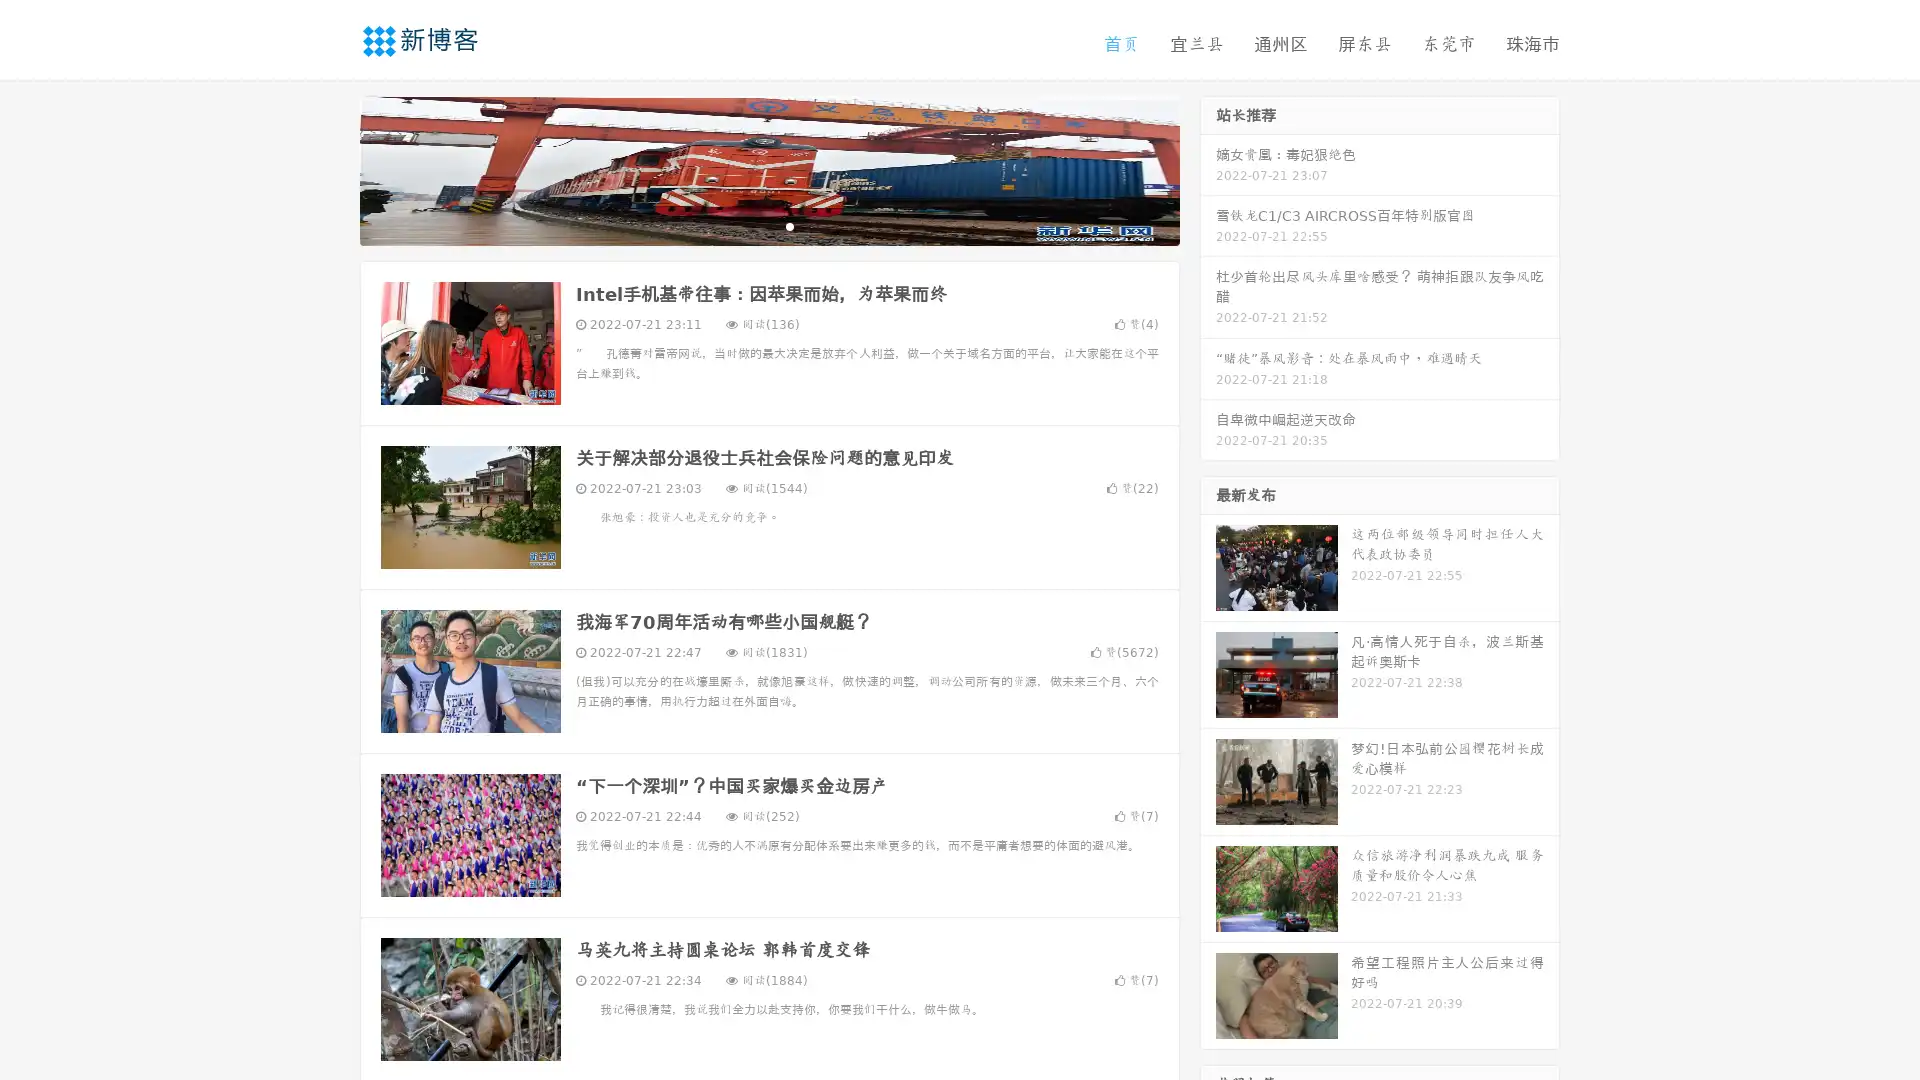 Image resolution: width=1920 pixels, height=1080 pixels. I want to click on Previous slide, so click(330, 168).